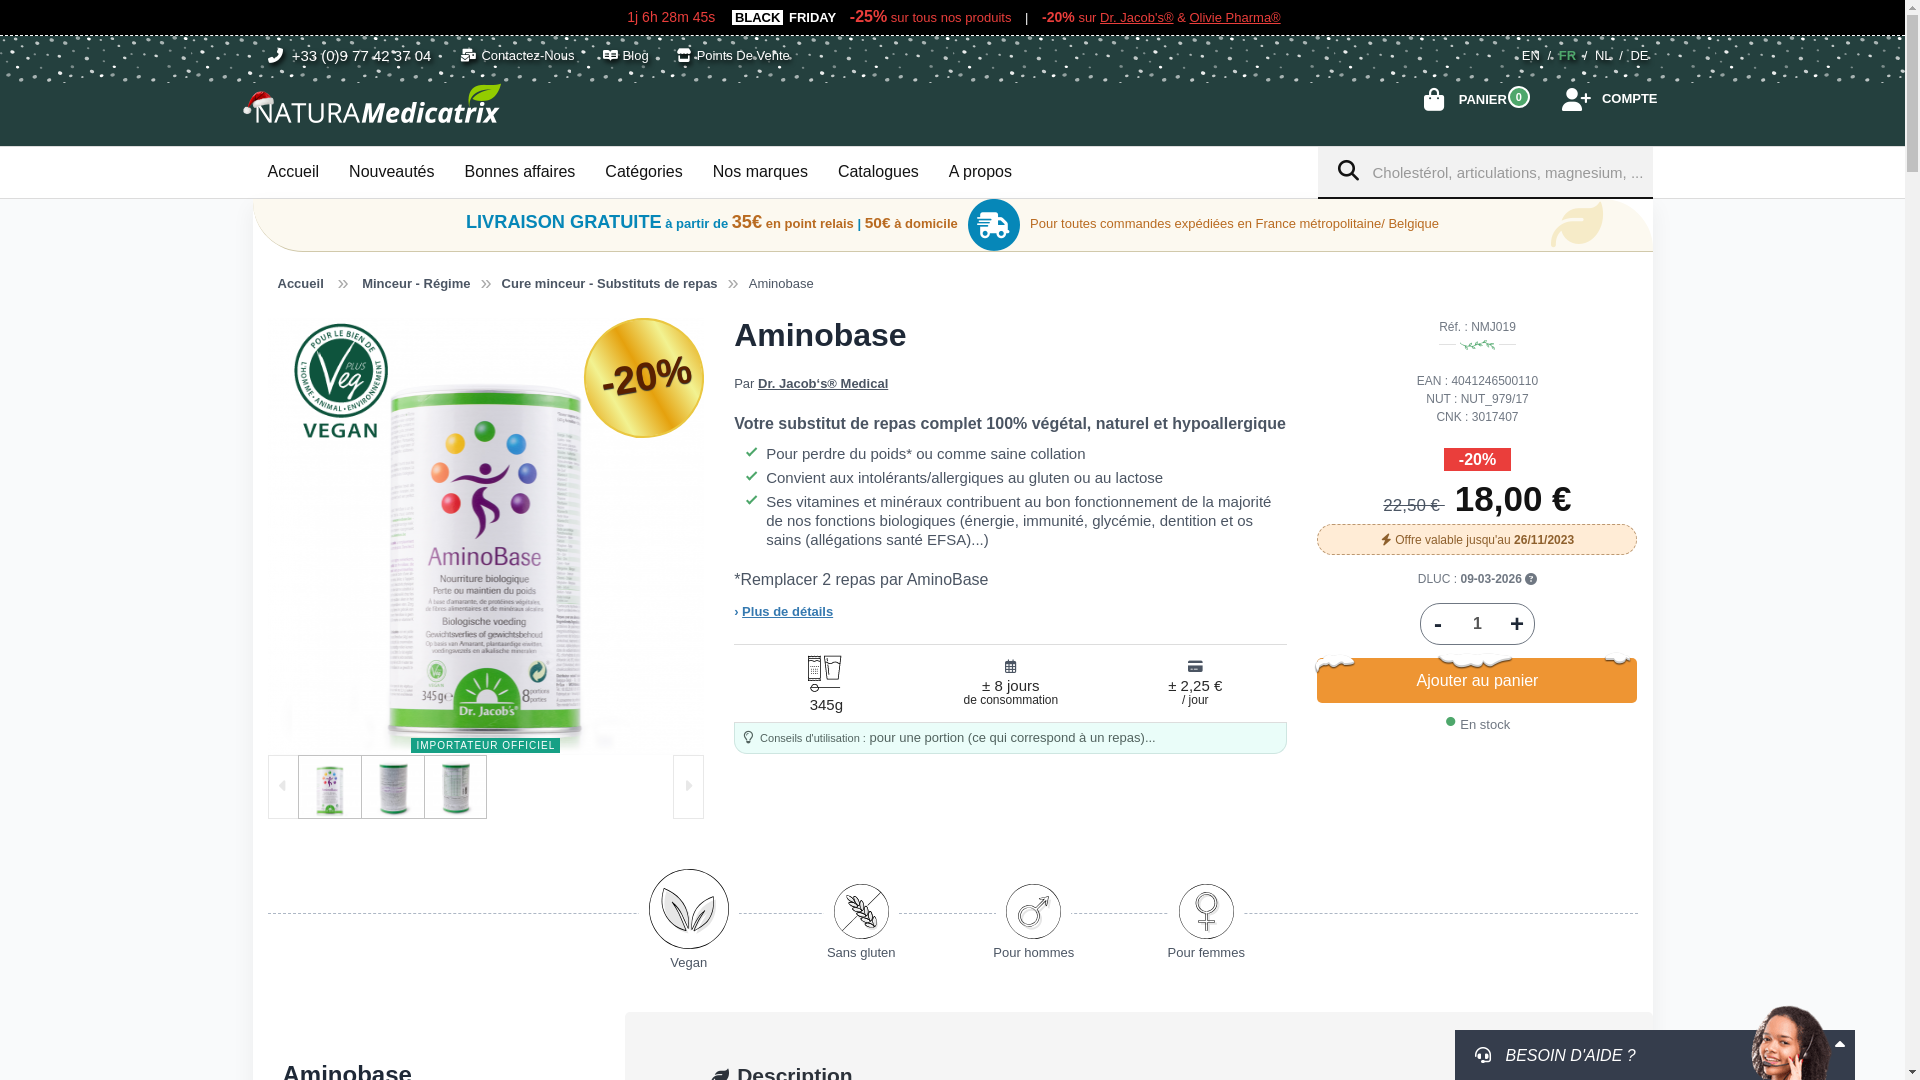  I want to click on 'Blog', so click(624, 55).